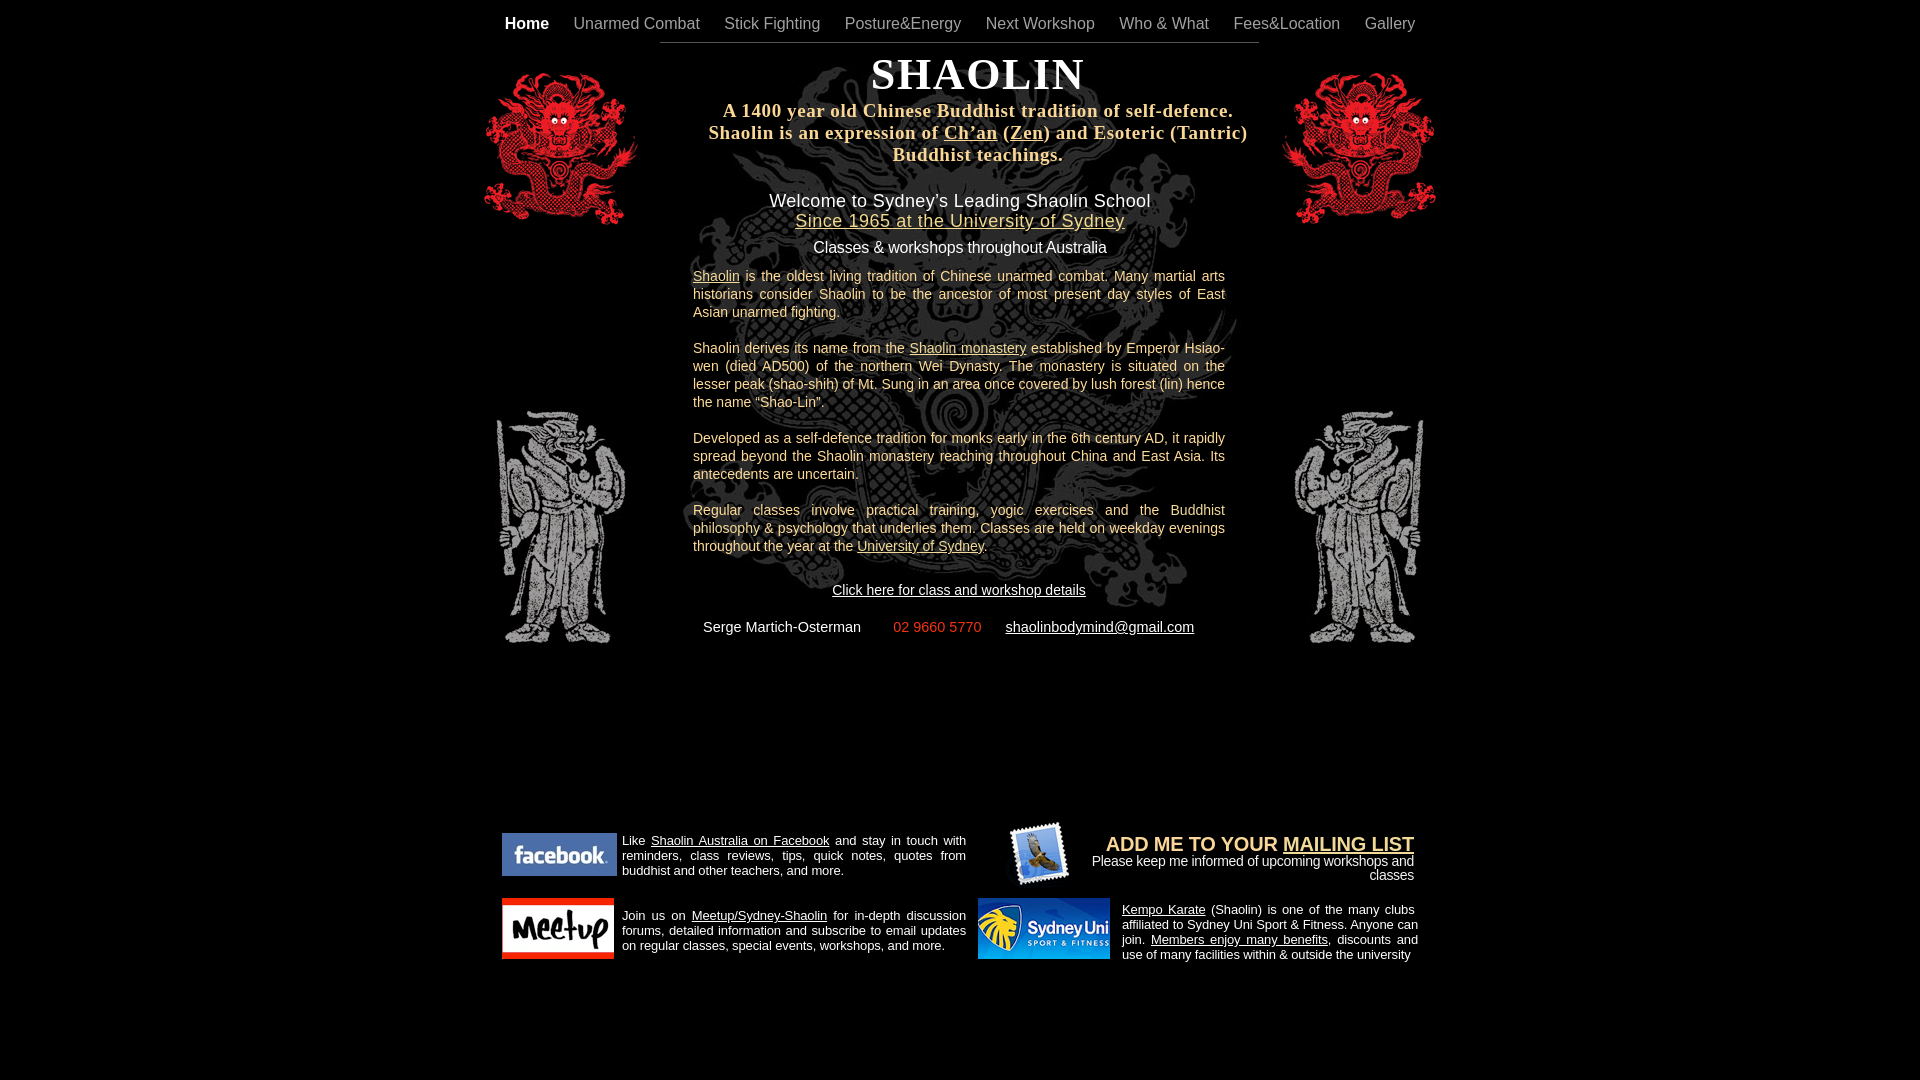 Image resolution: width=1920 pixels, height=1080 pixels. What do you see at coordinates (723, 23) in the screenshot?
I see `'Stick Fighting'` at bounding box center [723, 23].